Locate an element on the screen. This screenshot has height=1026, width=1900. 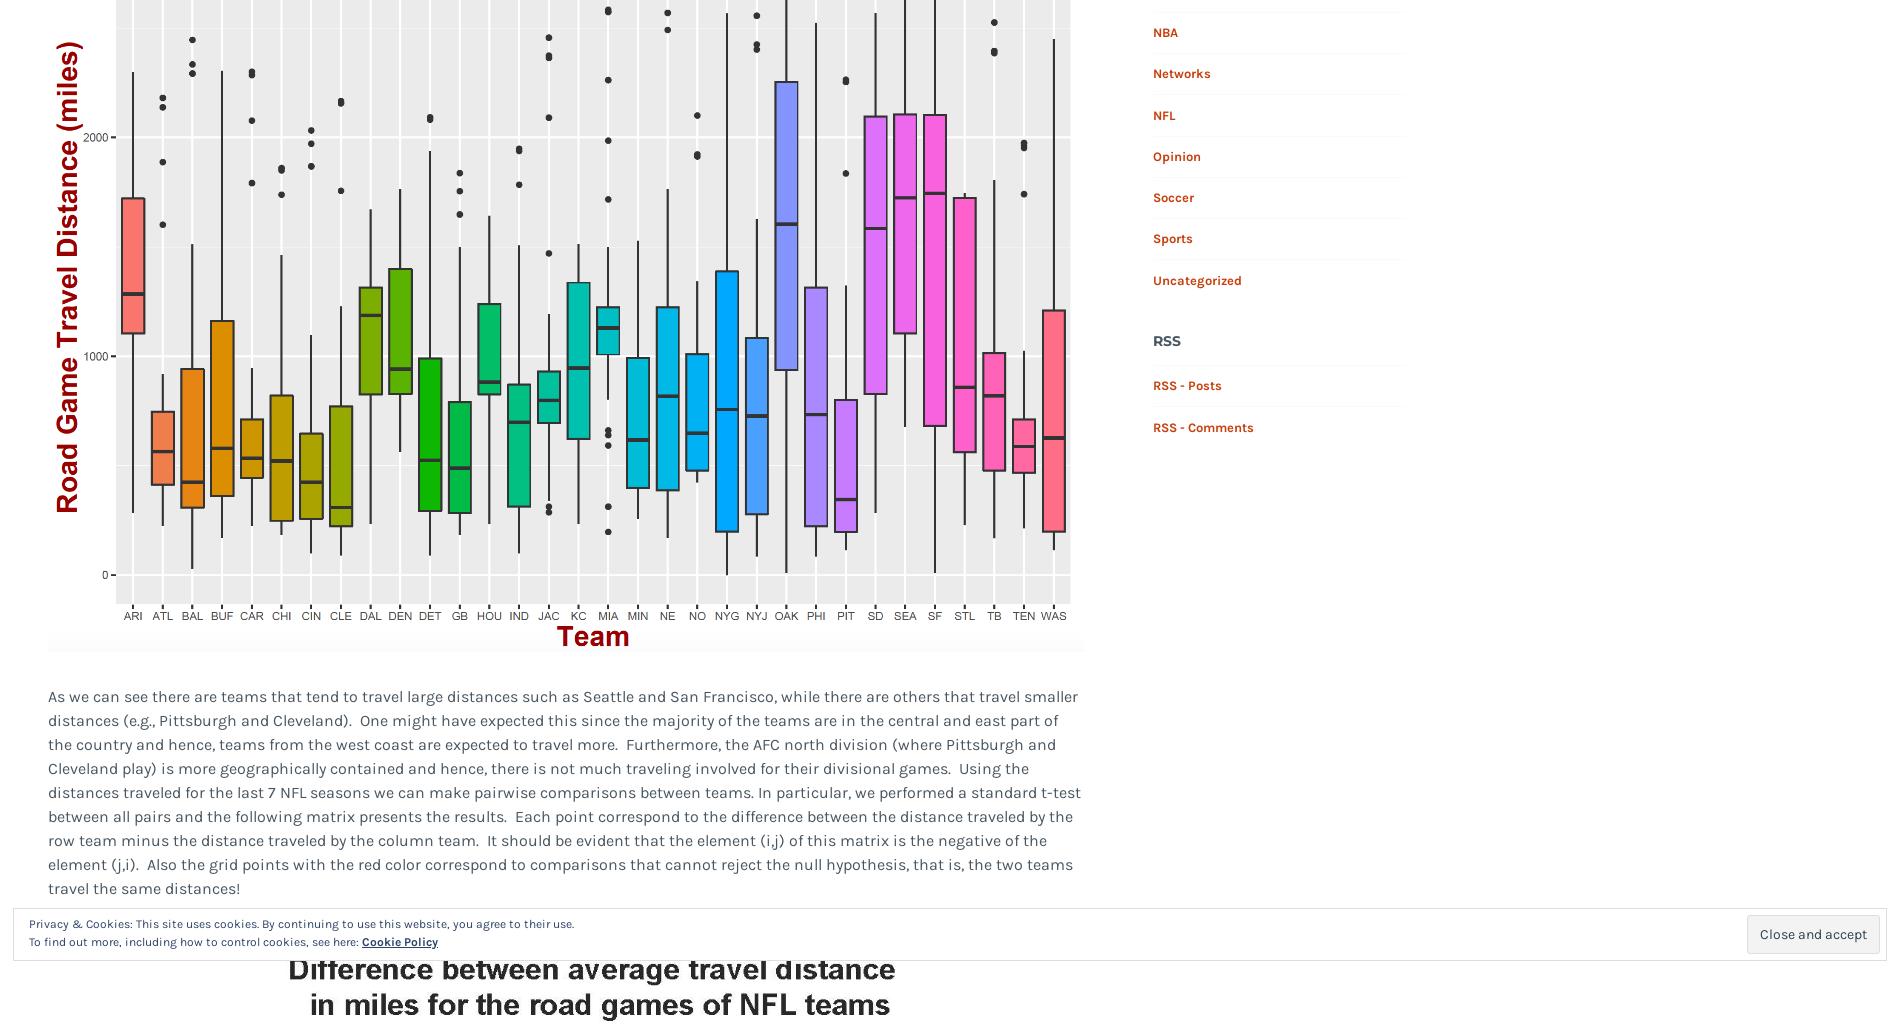
'RSS - Posts' is located at coordinates (1187, 384).